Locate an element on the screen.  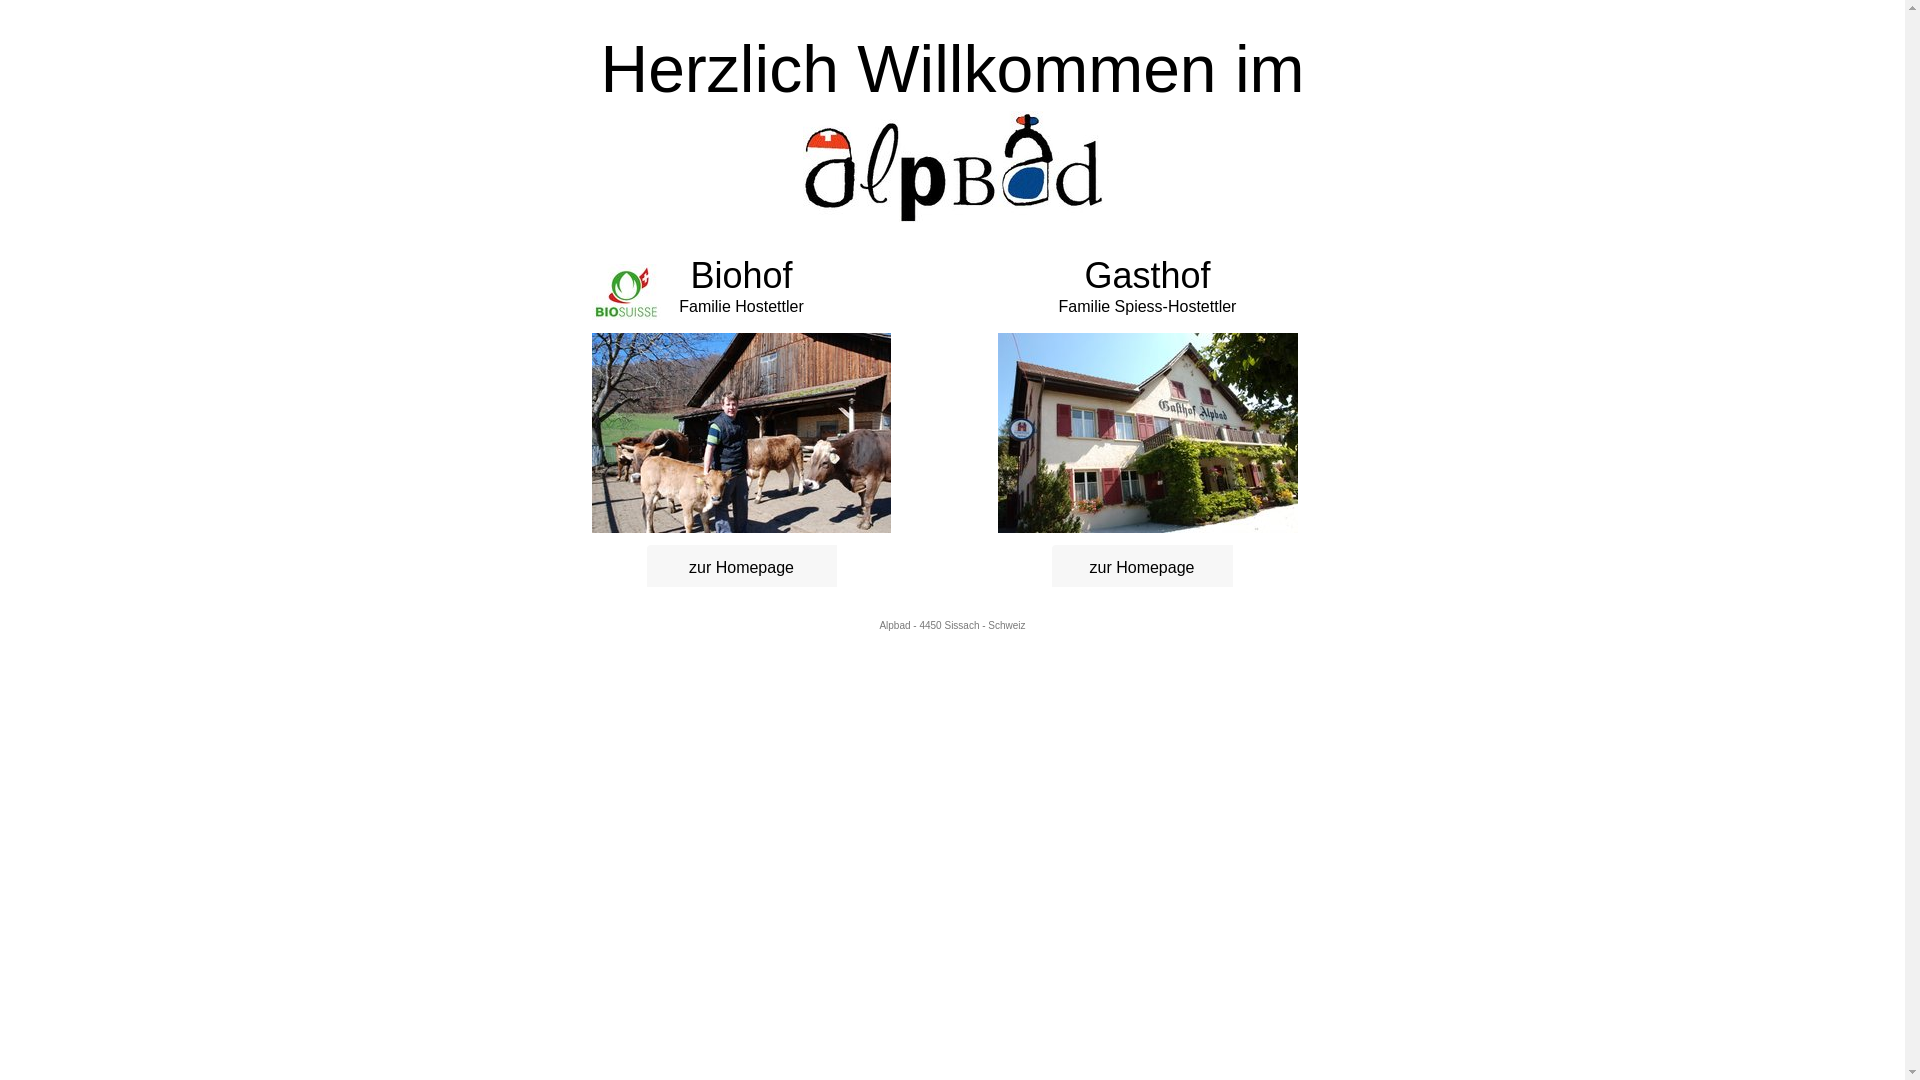
'Familie Spiess-Hostettler' is located at coordinates (1147, 306).